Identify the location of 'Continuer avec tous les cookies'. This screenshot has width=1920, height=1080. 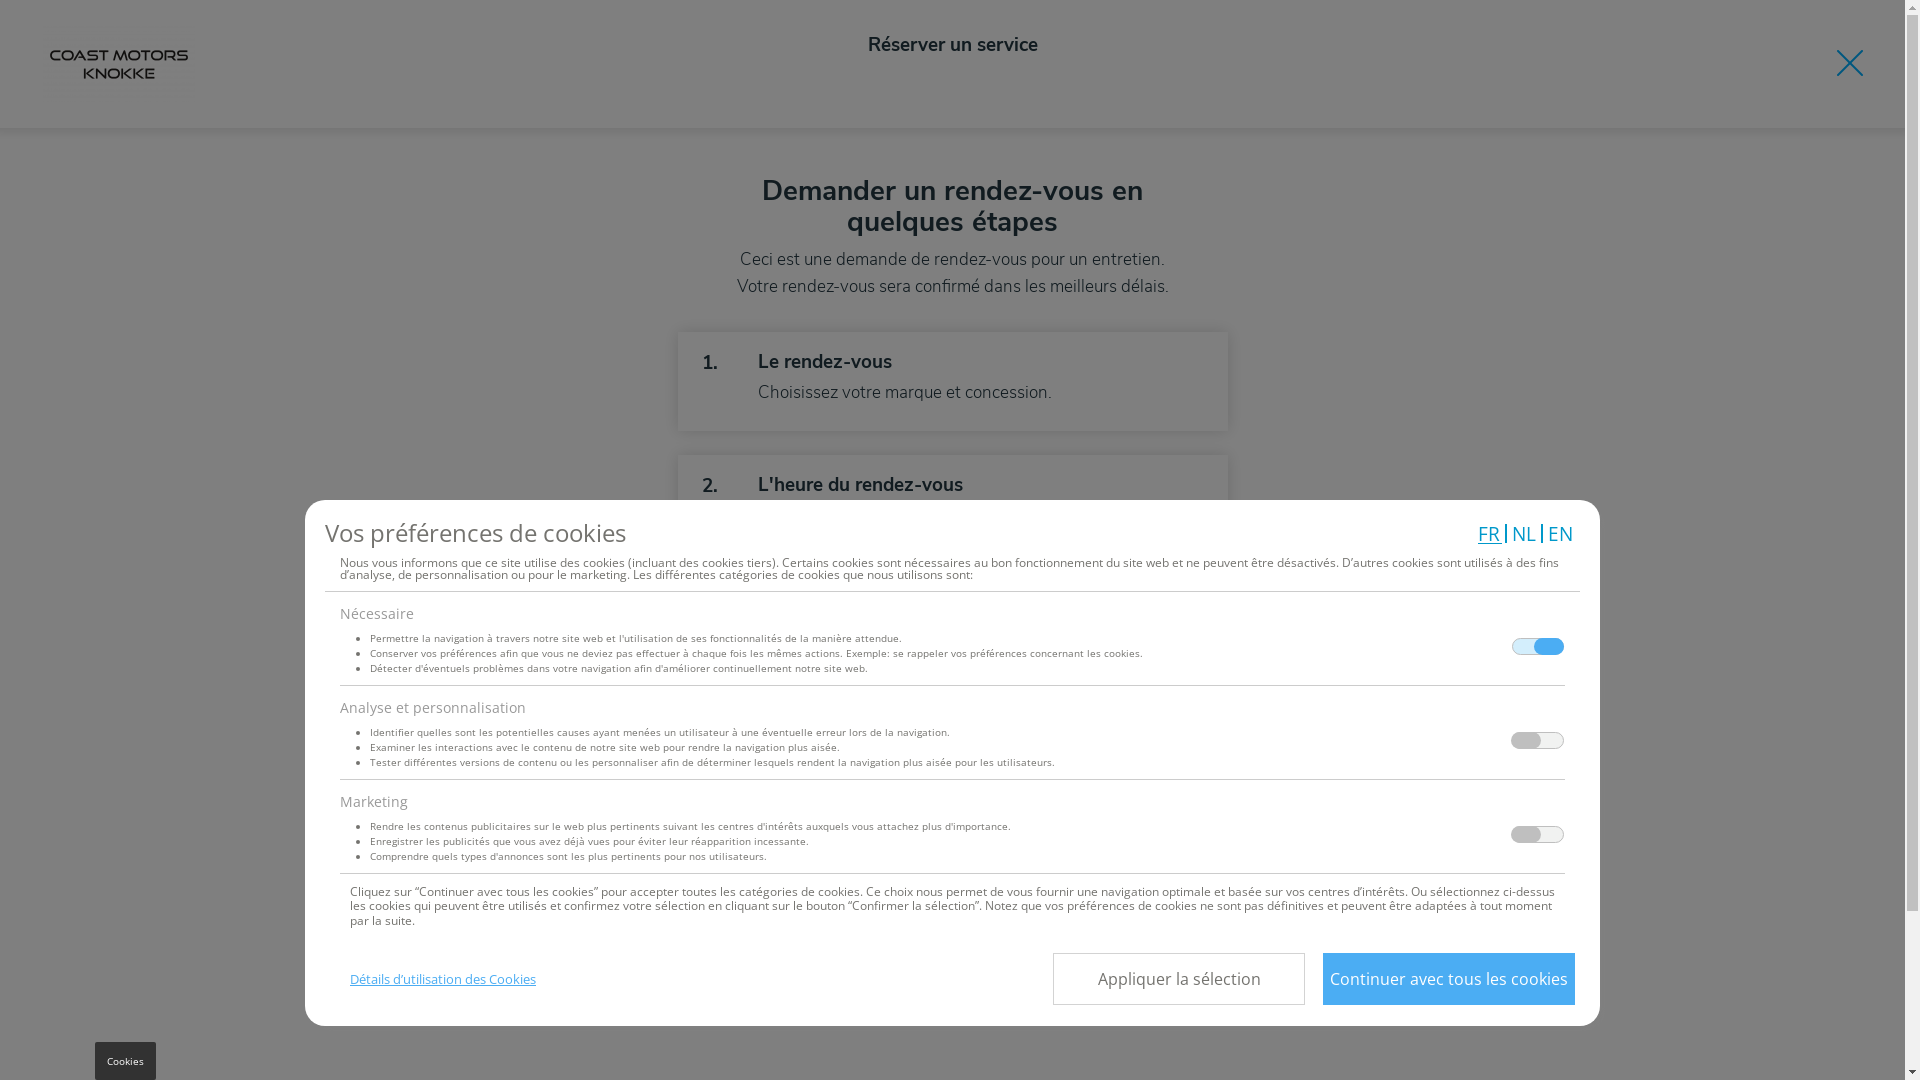
(1449, 978).